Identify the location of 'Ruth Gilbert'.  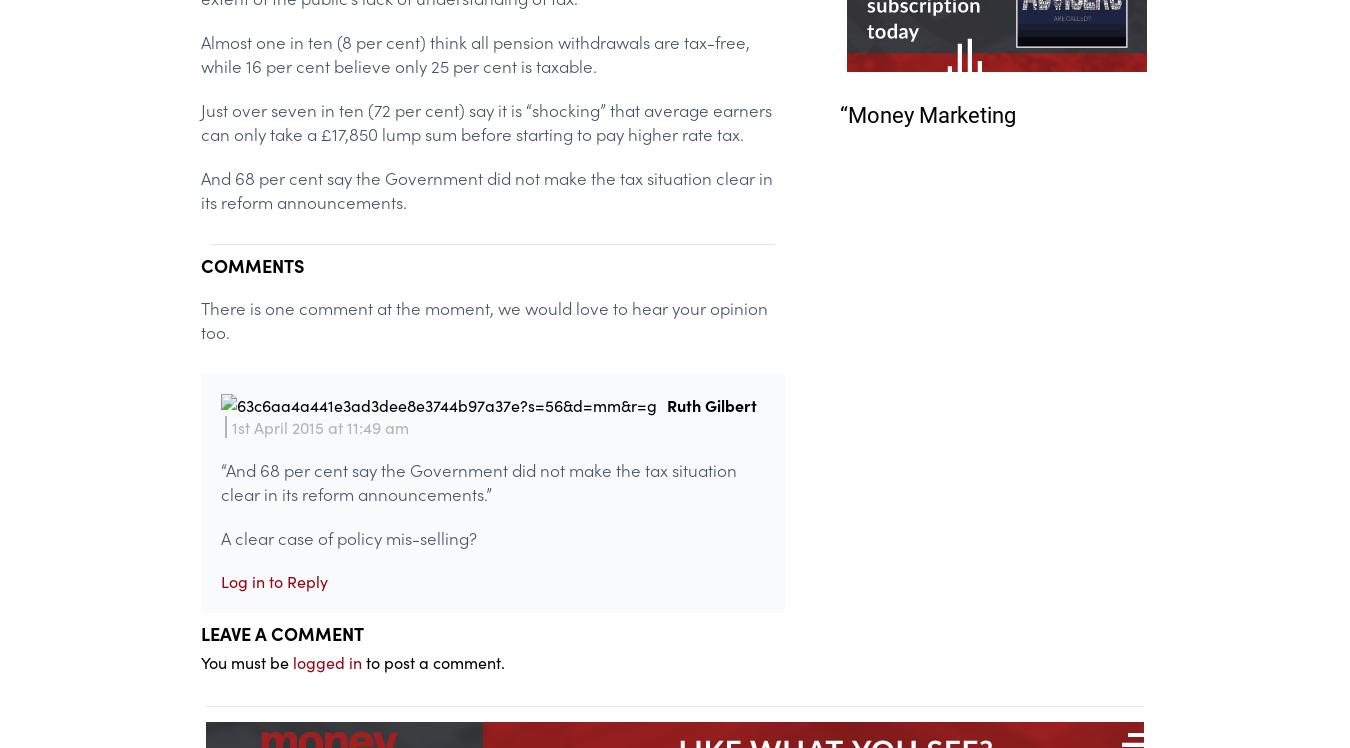
(710, 403).